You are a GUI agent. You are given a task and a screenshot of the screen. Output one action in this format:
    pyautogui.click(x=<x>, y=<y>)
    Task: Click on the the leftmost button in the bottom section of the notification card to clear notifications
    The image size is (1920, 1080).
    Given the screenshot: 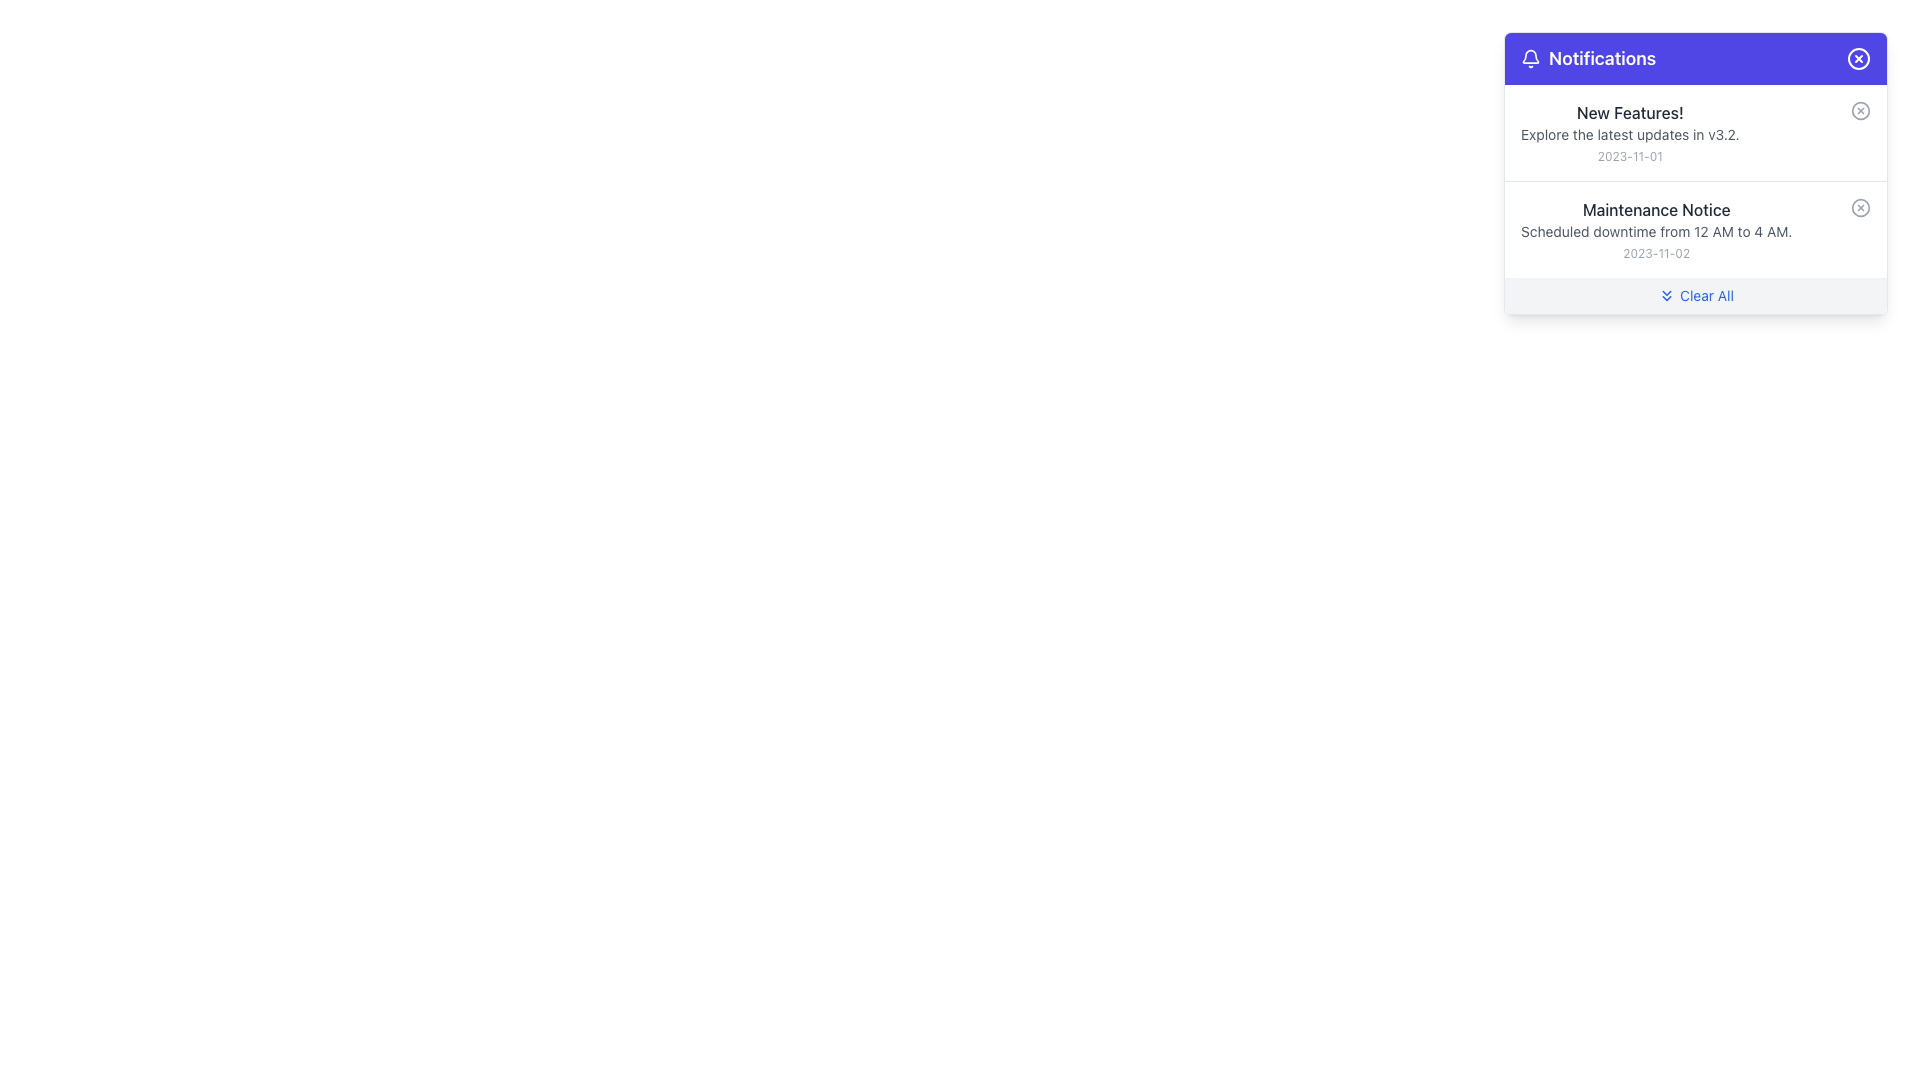 What is the action you would take?
    pyautogui.click(x=1694, y=296)
    